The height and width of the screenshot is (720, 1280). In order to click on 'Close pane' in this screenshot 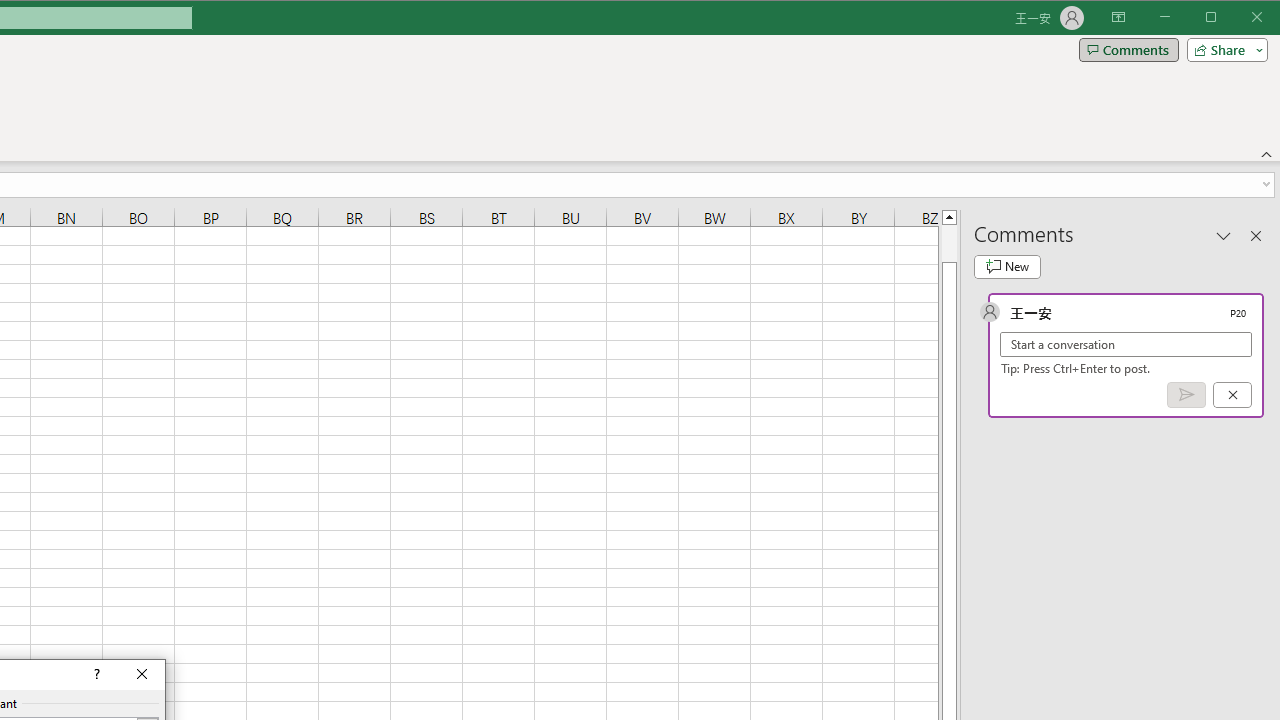, I will do `click(1255, 234)`.